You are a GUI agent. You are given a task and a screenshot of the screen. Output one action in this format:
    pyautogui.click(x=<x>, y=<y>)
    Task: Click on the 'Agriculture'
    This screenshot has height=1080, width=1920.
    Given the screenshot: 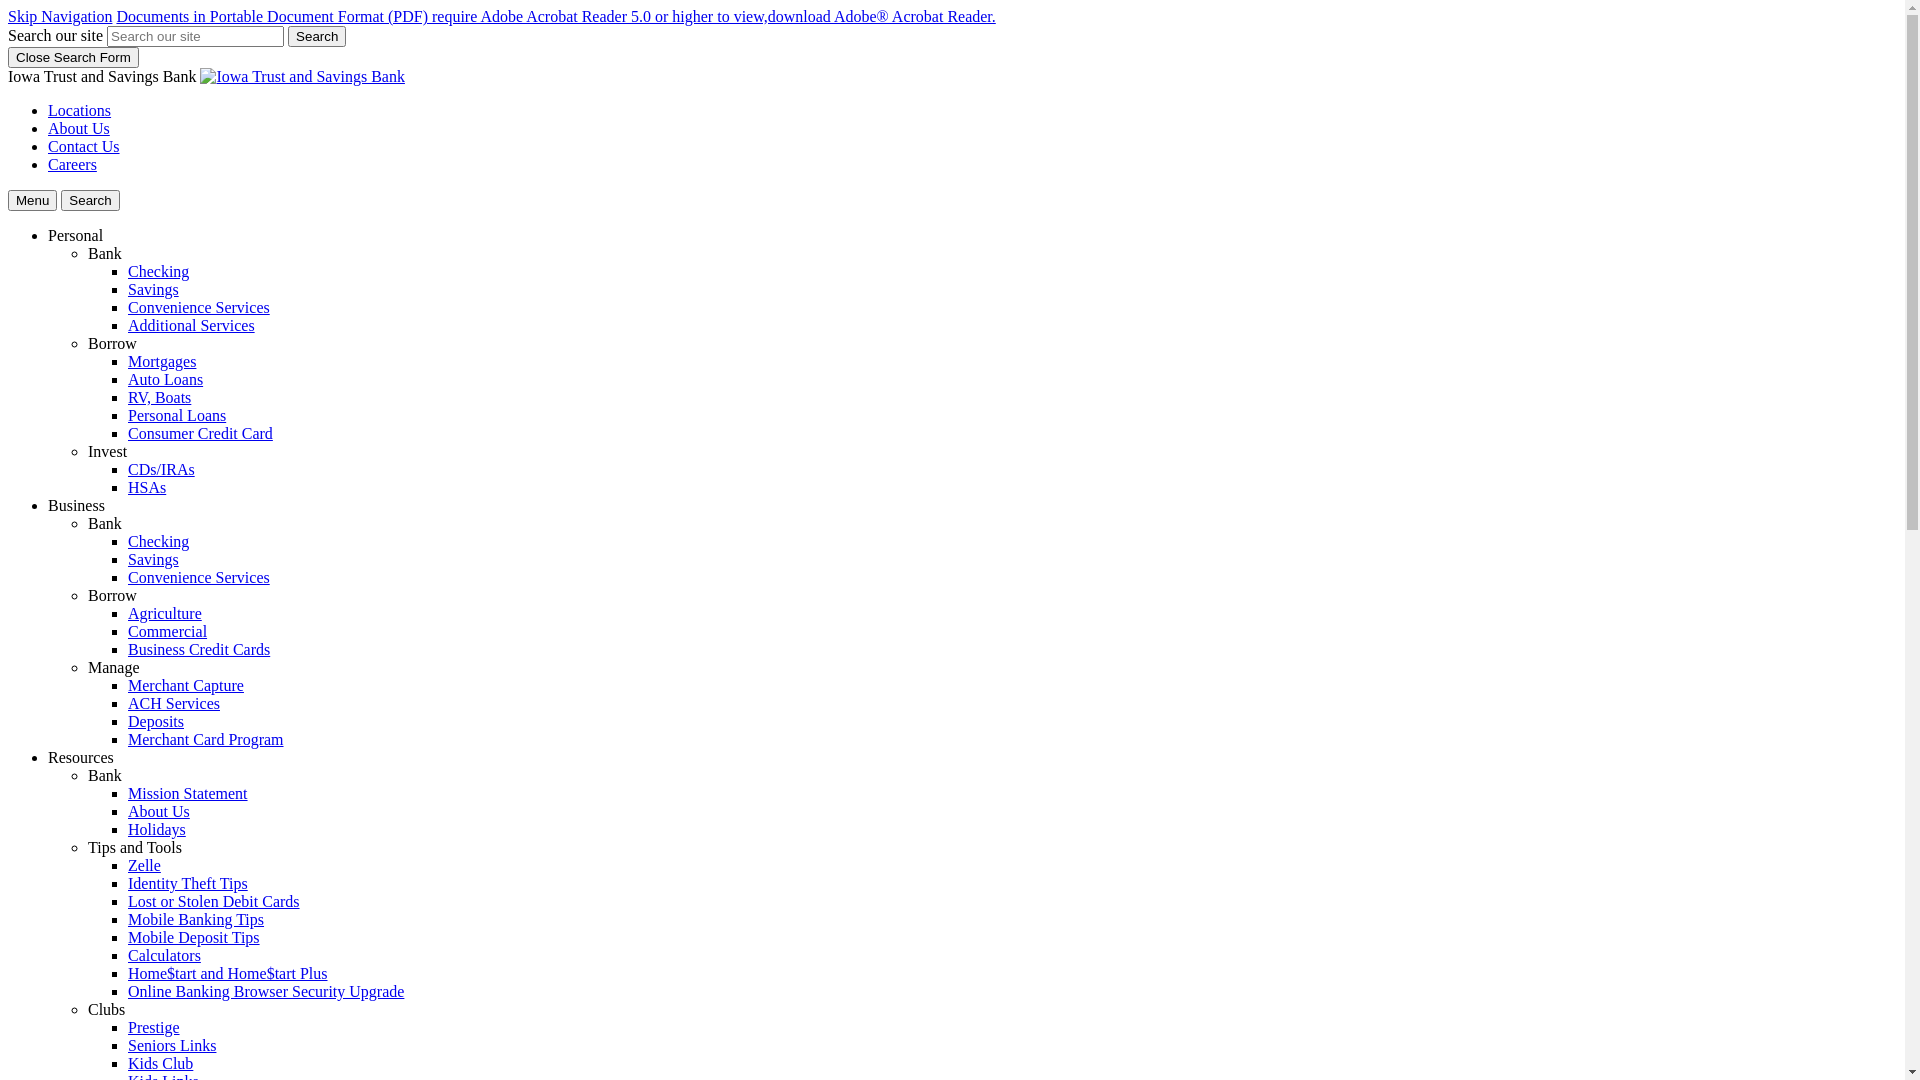 What is the action you would take?
    pyautogui.click(x=127, y=612)
    